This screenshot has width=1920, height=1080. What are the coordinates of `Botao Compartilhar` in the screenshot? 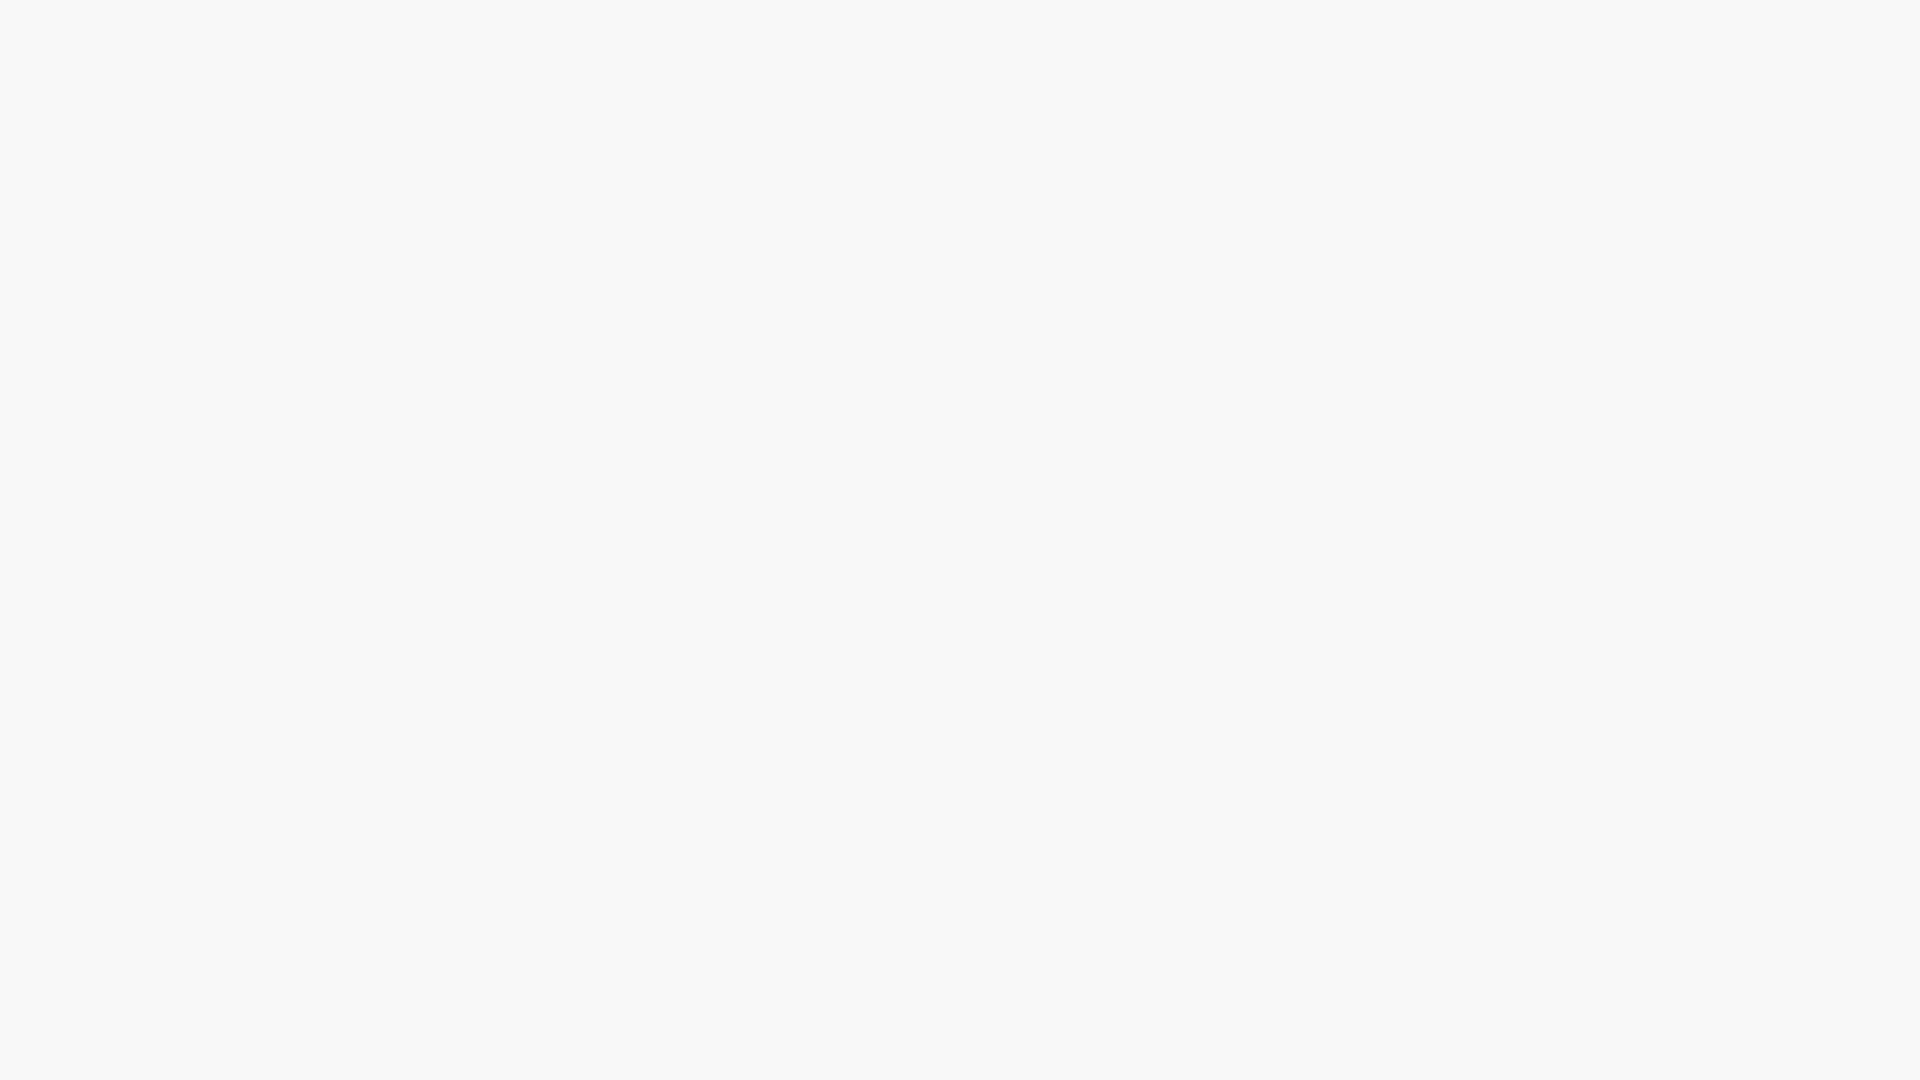 It's located at (1037, 991).